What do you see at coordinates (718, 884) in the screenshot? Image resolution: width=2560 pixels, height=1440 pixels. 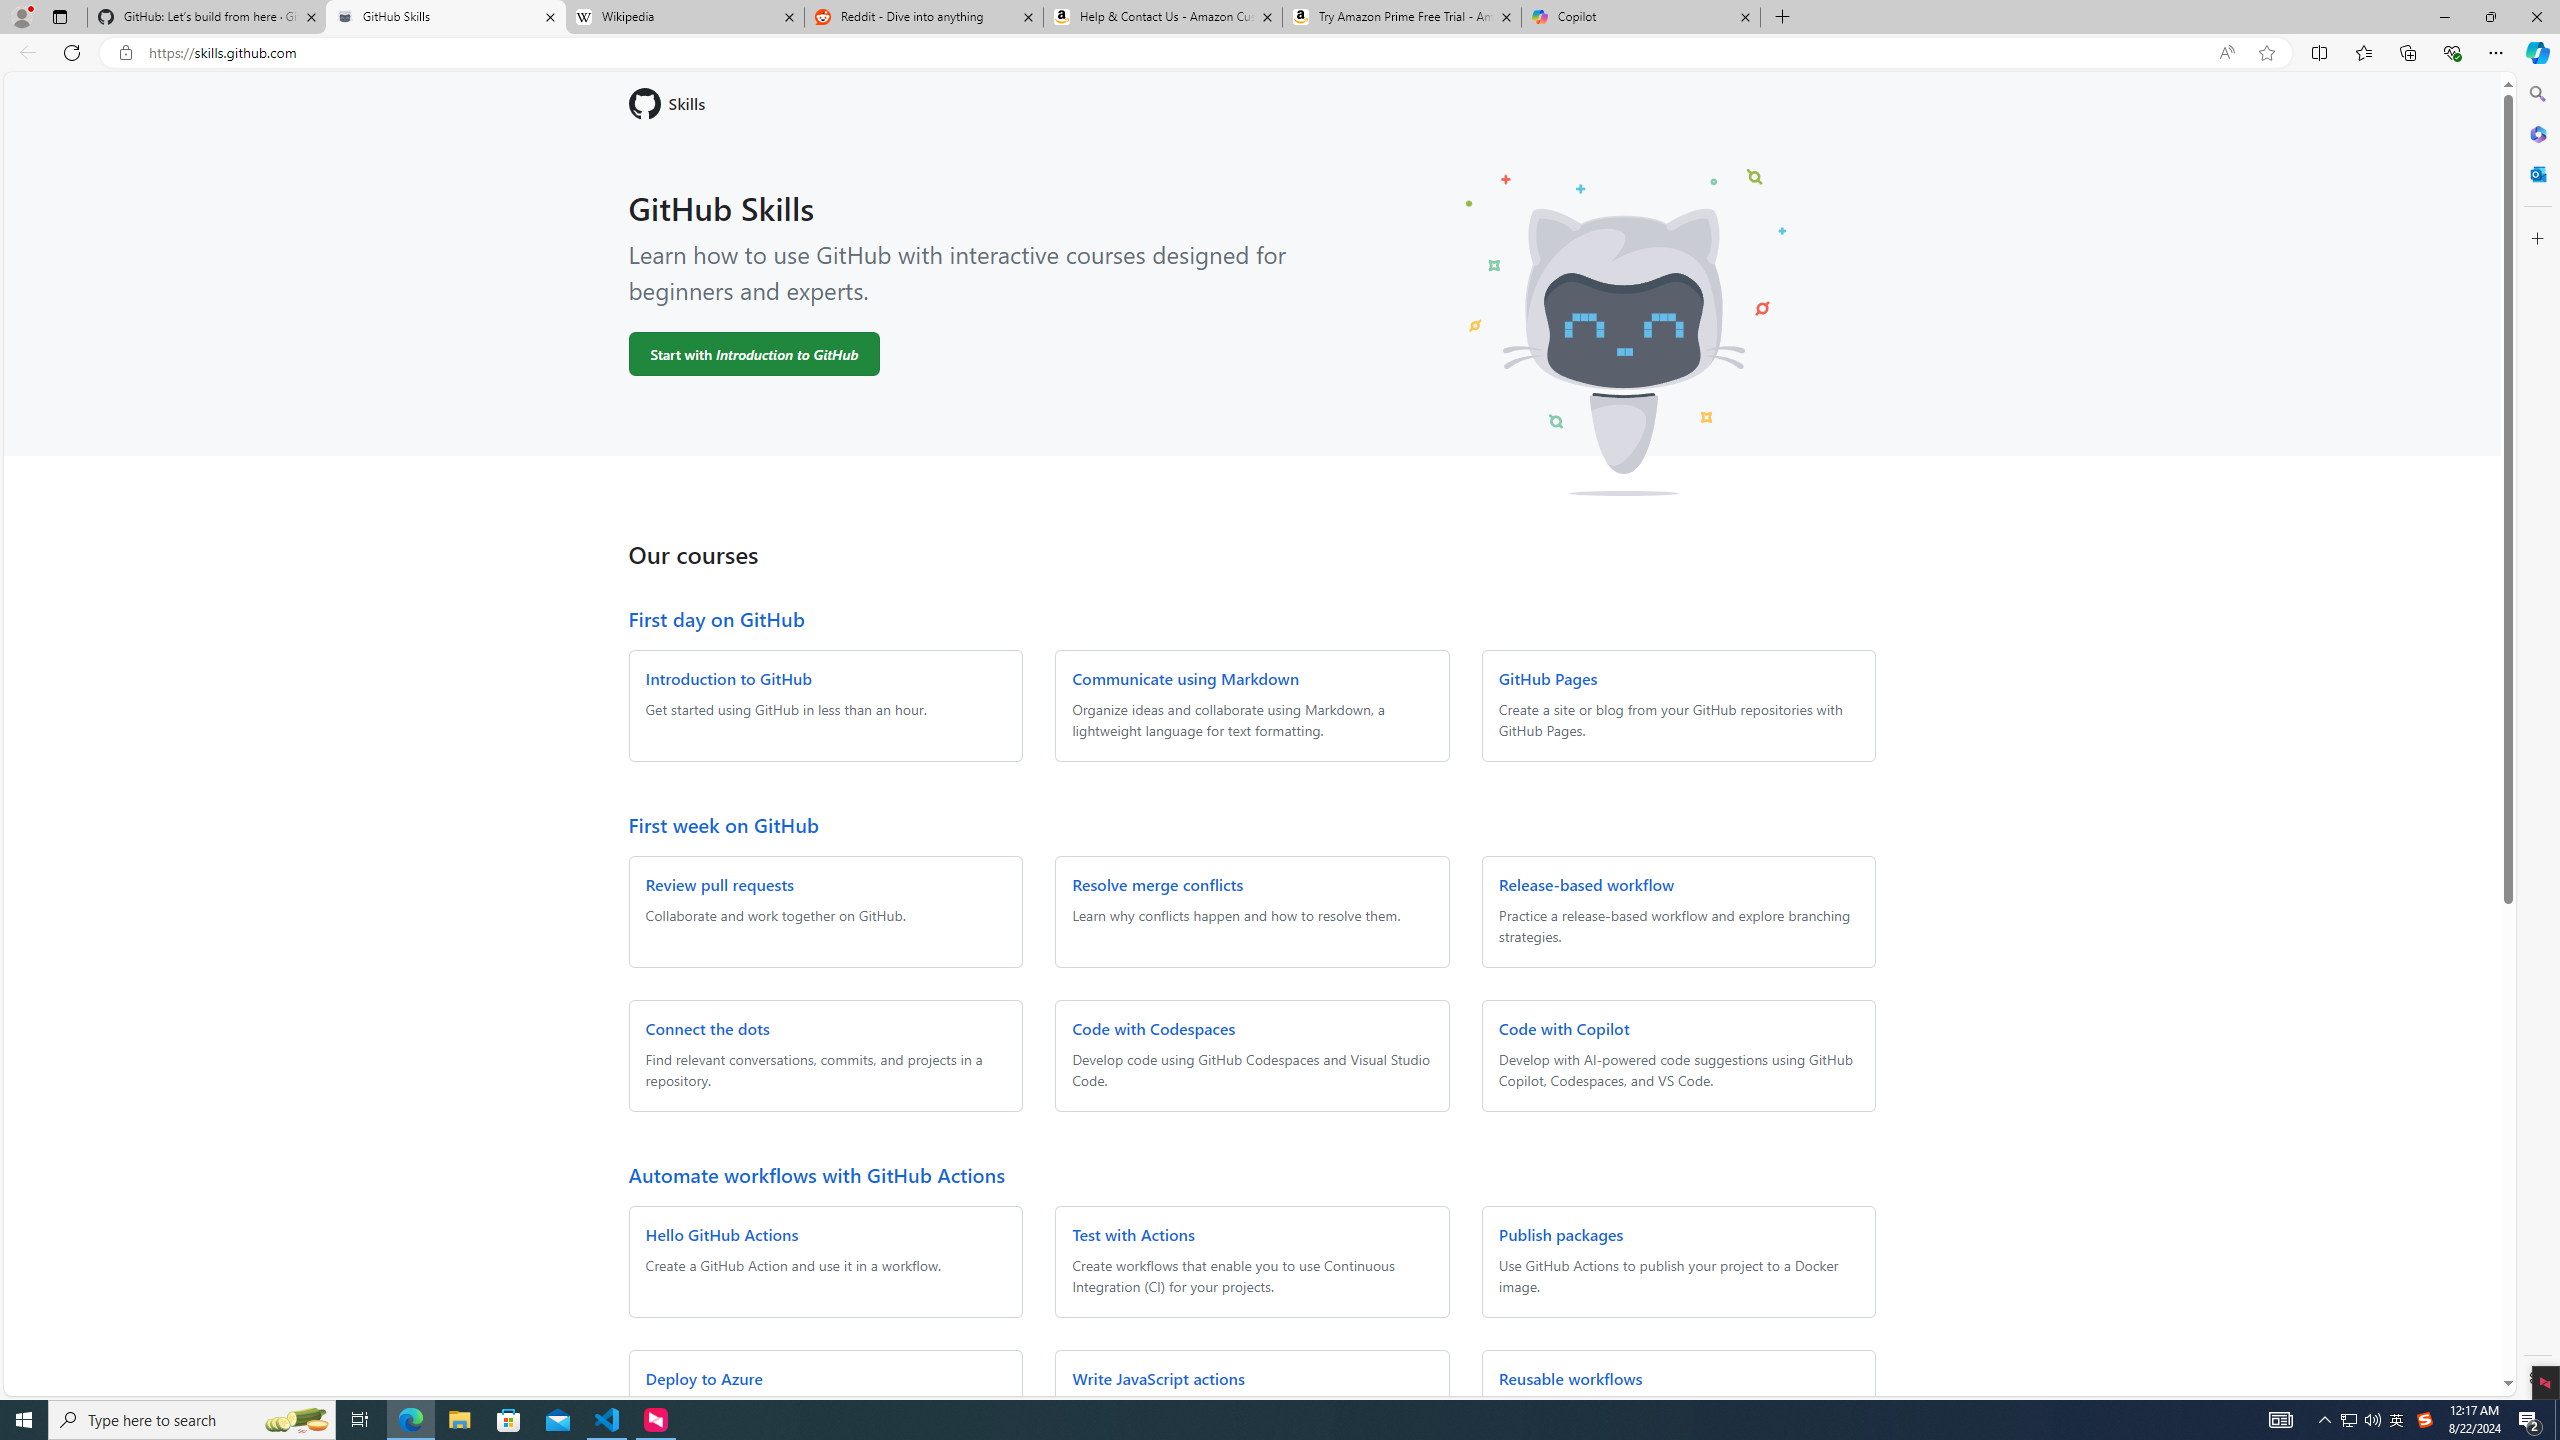 I see `'Review pull requests'` at bounding box center [718, 884].